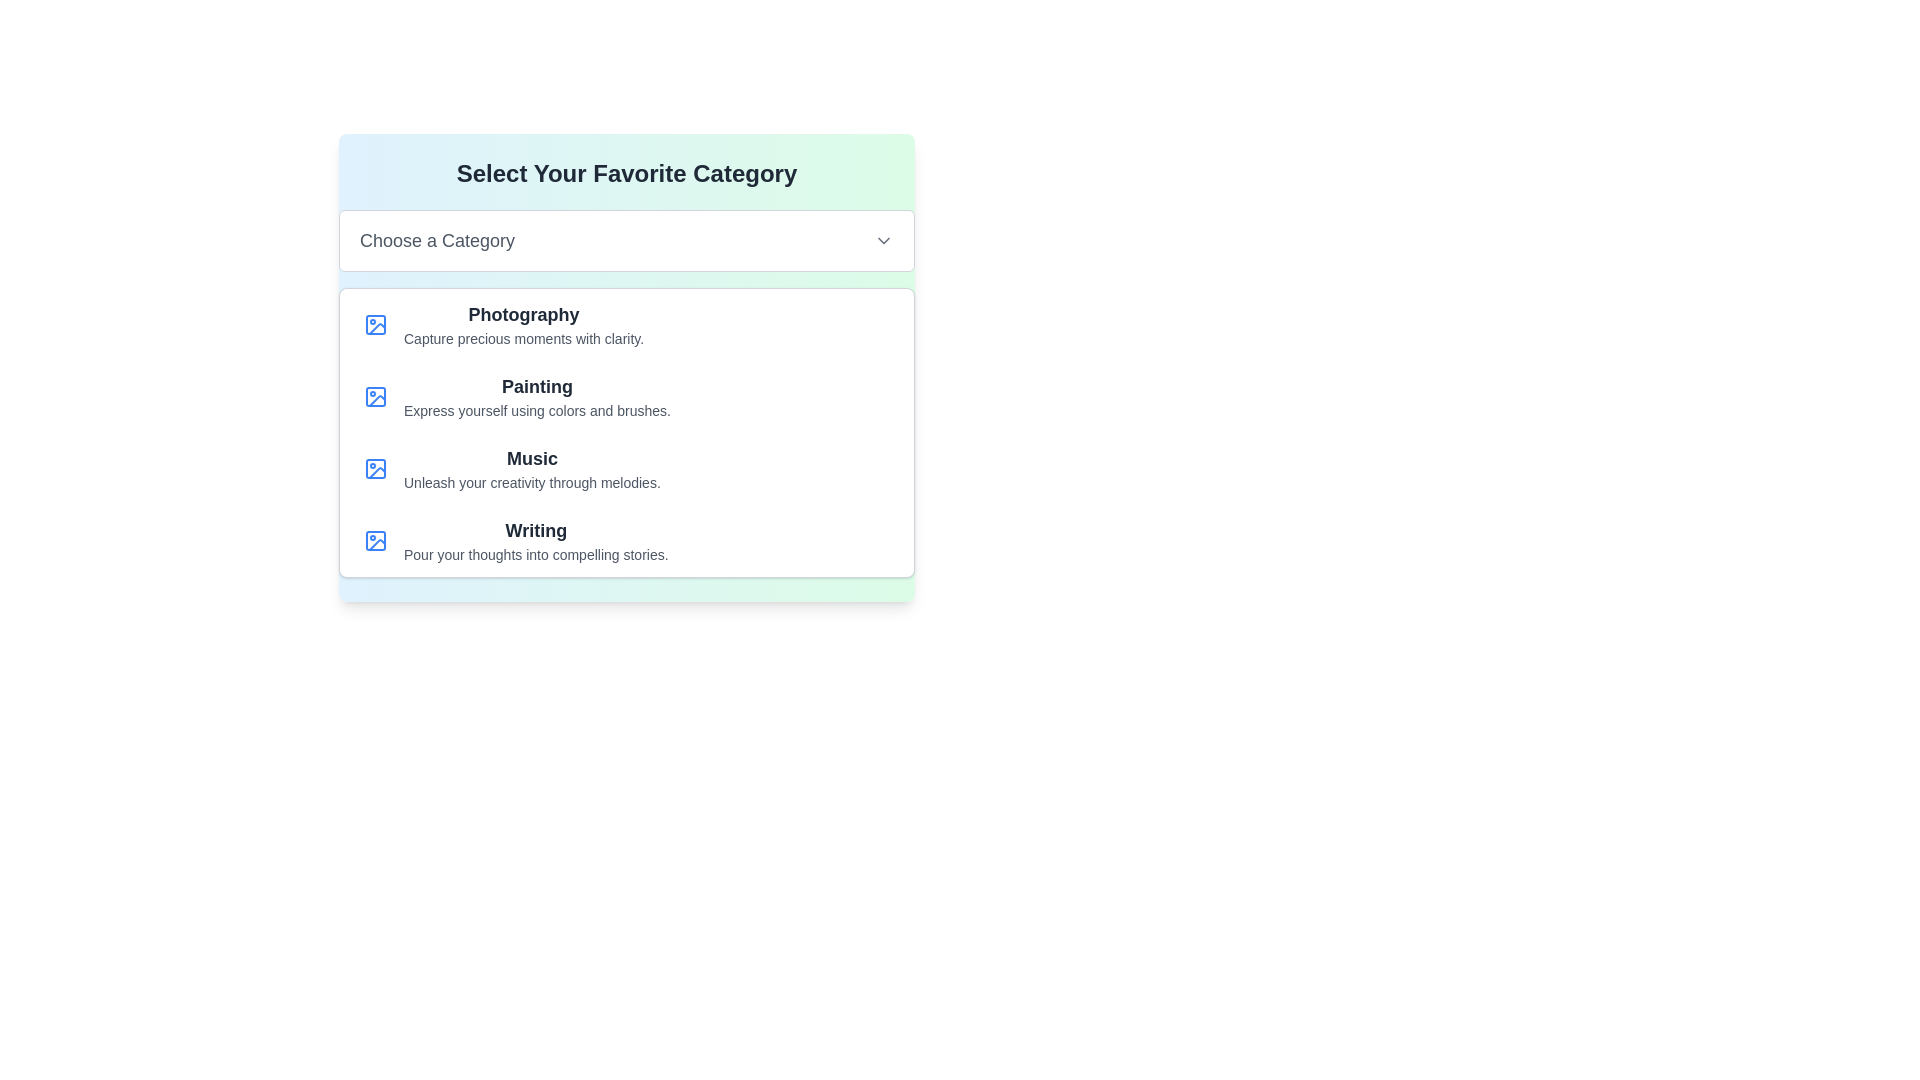 The image size is (1920, 1080). What do you see at coordinates (524, 315) in the screenshot?
I see `the 'Photography' category label located in the 'Select Your Favorite Category' section, which is the first item in the list of options` at bounding box center [524, 315].